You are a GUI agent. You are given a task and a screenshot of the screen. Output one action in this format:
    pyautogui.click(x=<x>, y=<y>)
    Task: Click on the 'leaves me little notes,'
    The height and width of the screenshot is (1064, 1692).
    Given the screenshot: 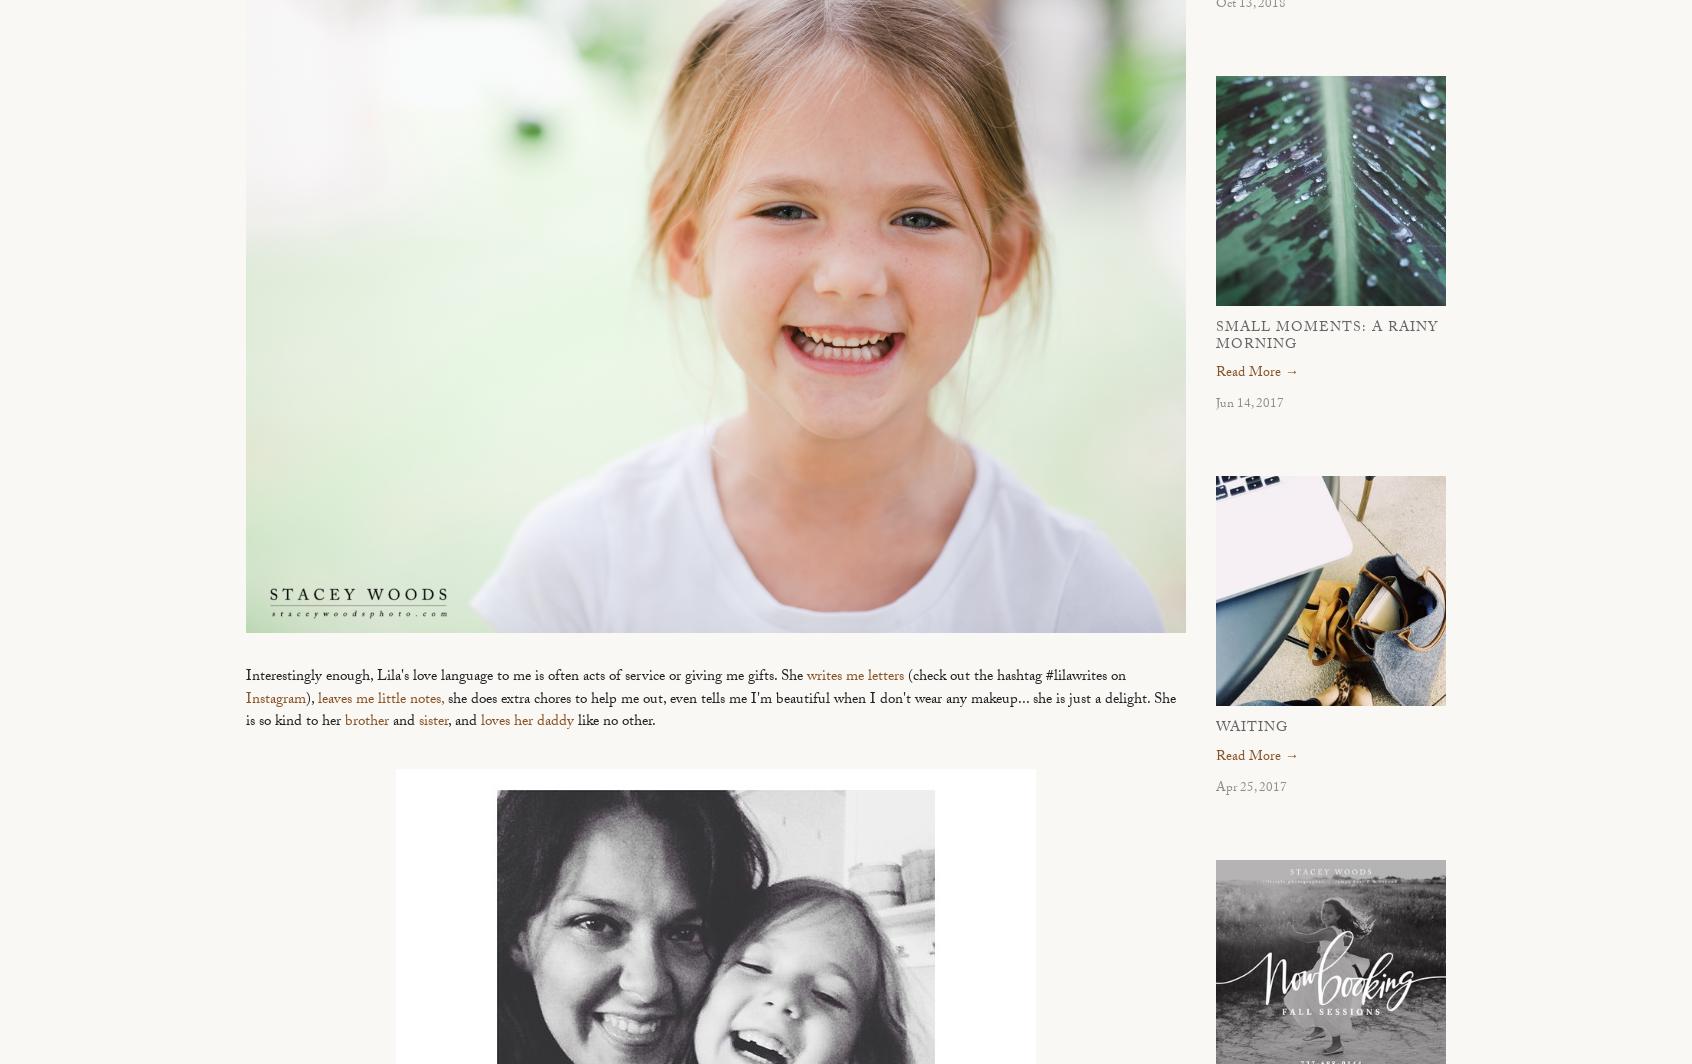 What is the action you would take?
    pyautogui.click(x=381, y=700)
    